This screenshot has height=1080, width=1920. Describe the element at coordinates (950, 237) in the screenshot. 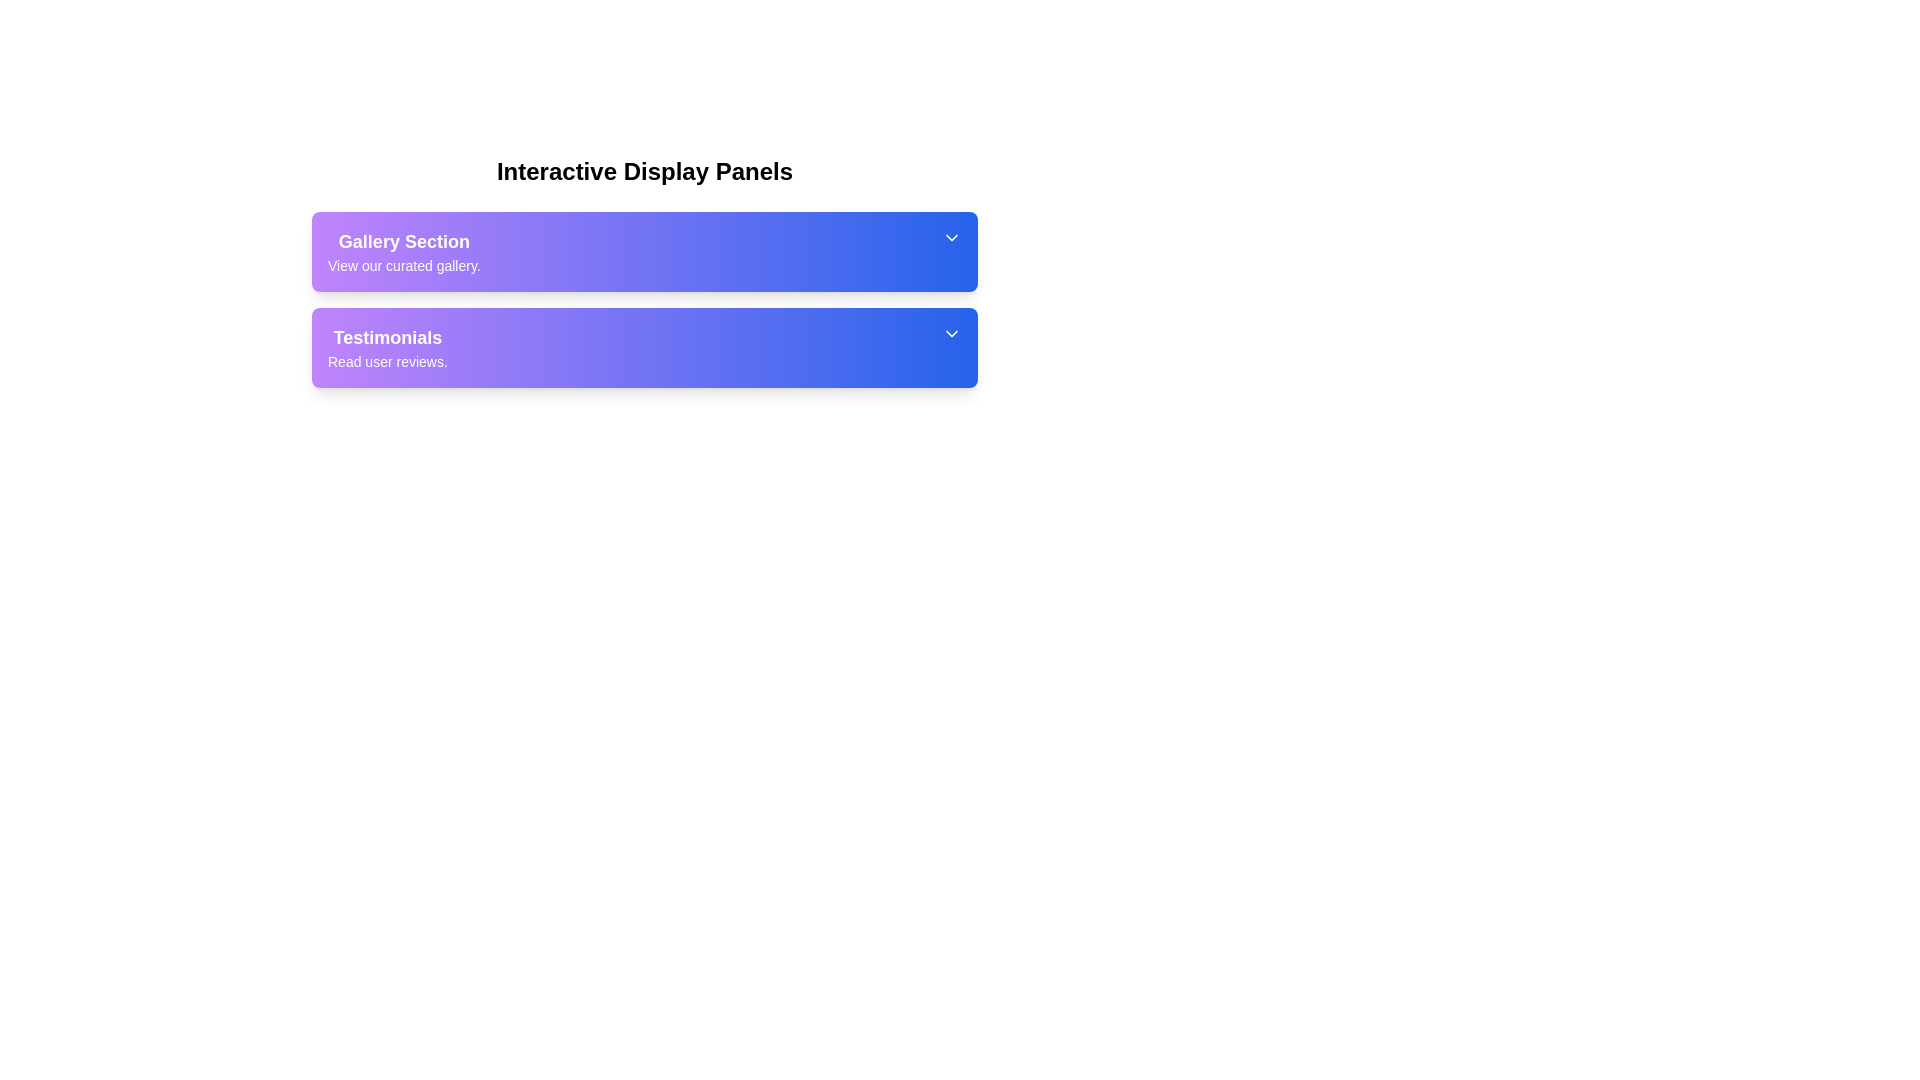

I see `the downward-pointing chevron icon located at the right end of the 'Gallery Section' header bar` at that location.